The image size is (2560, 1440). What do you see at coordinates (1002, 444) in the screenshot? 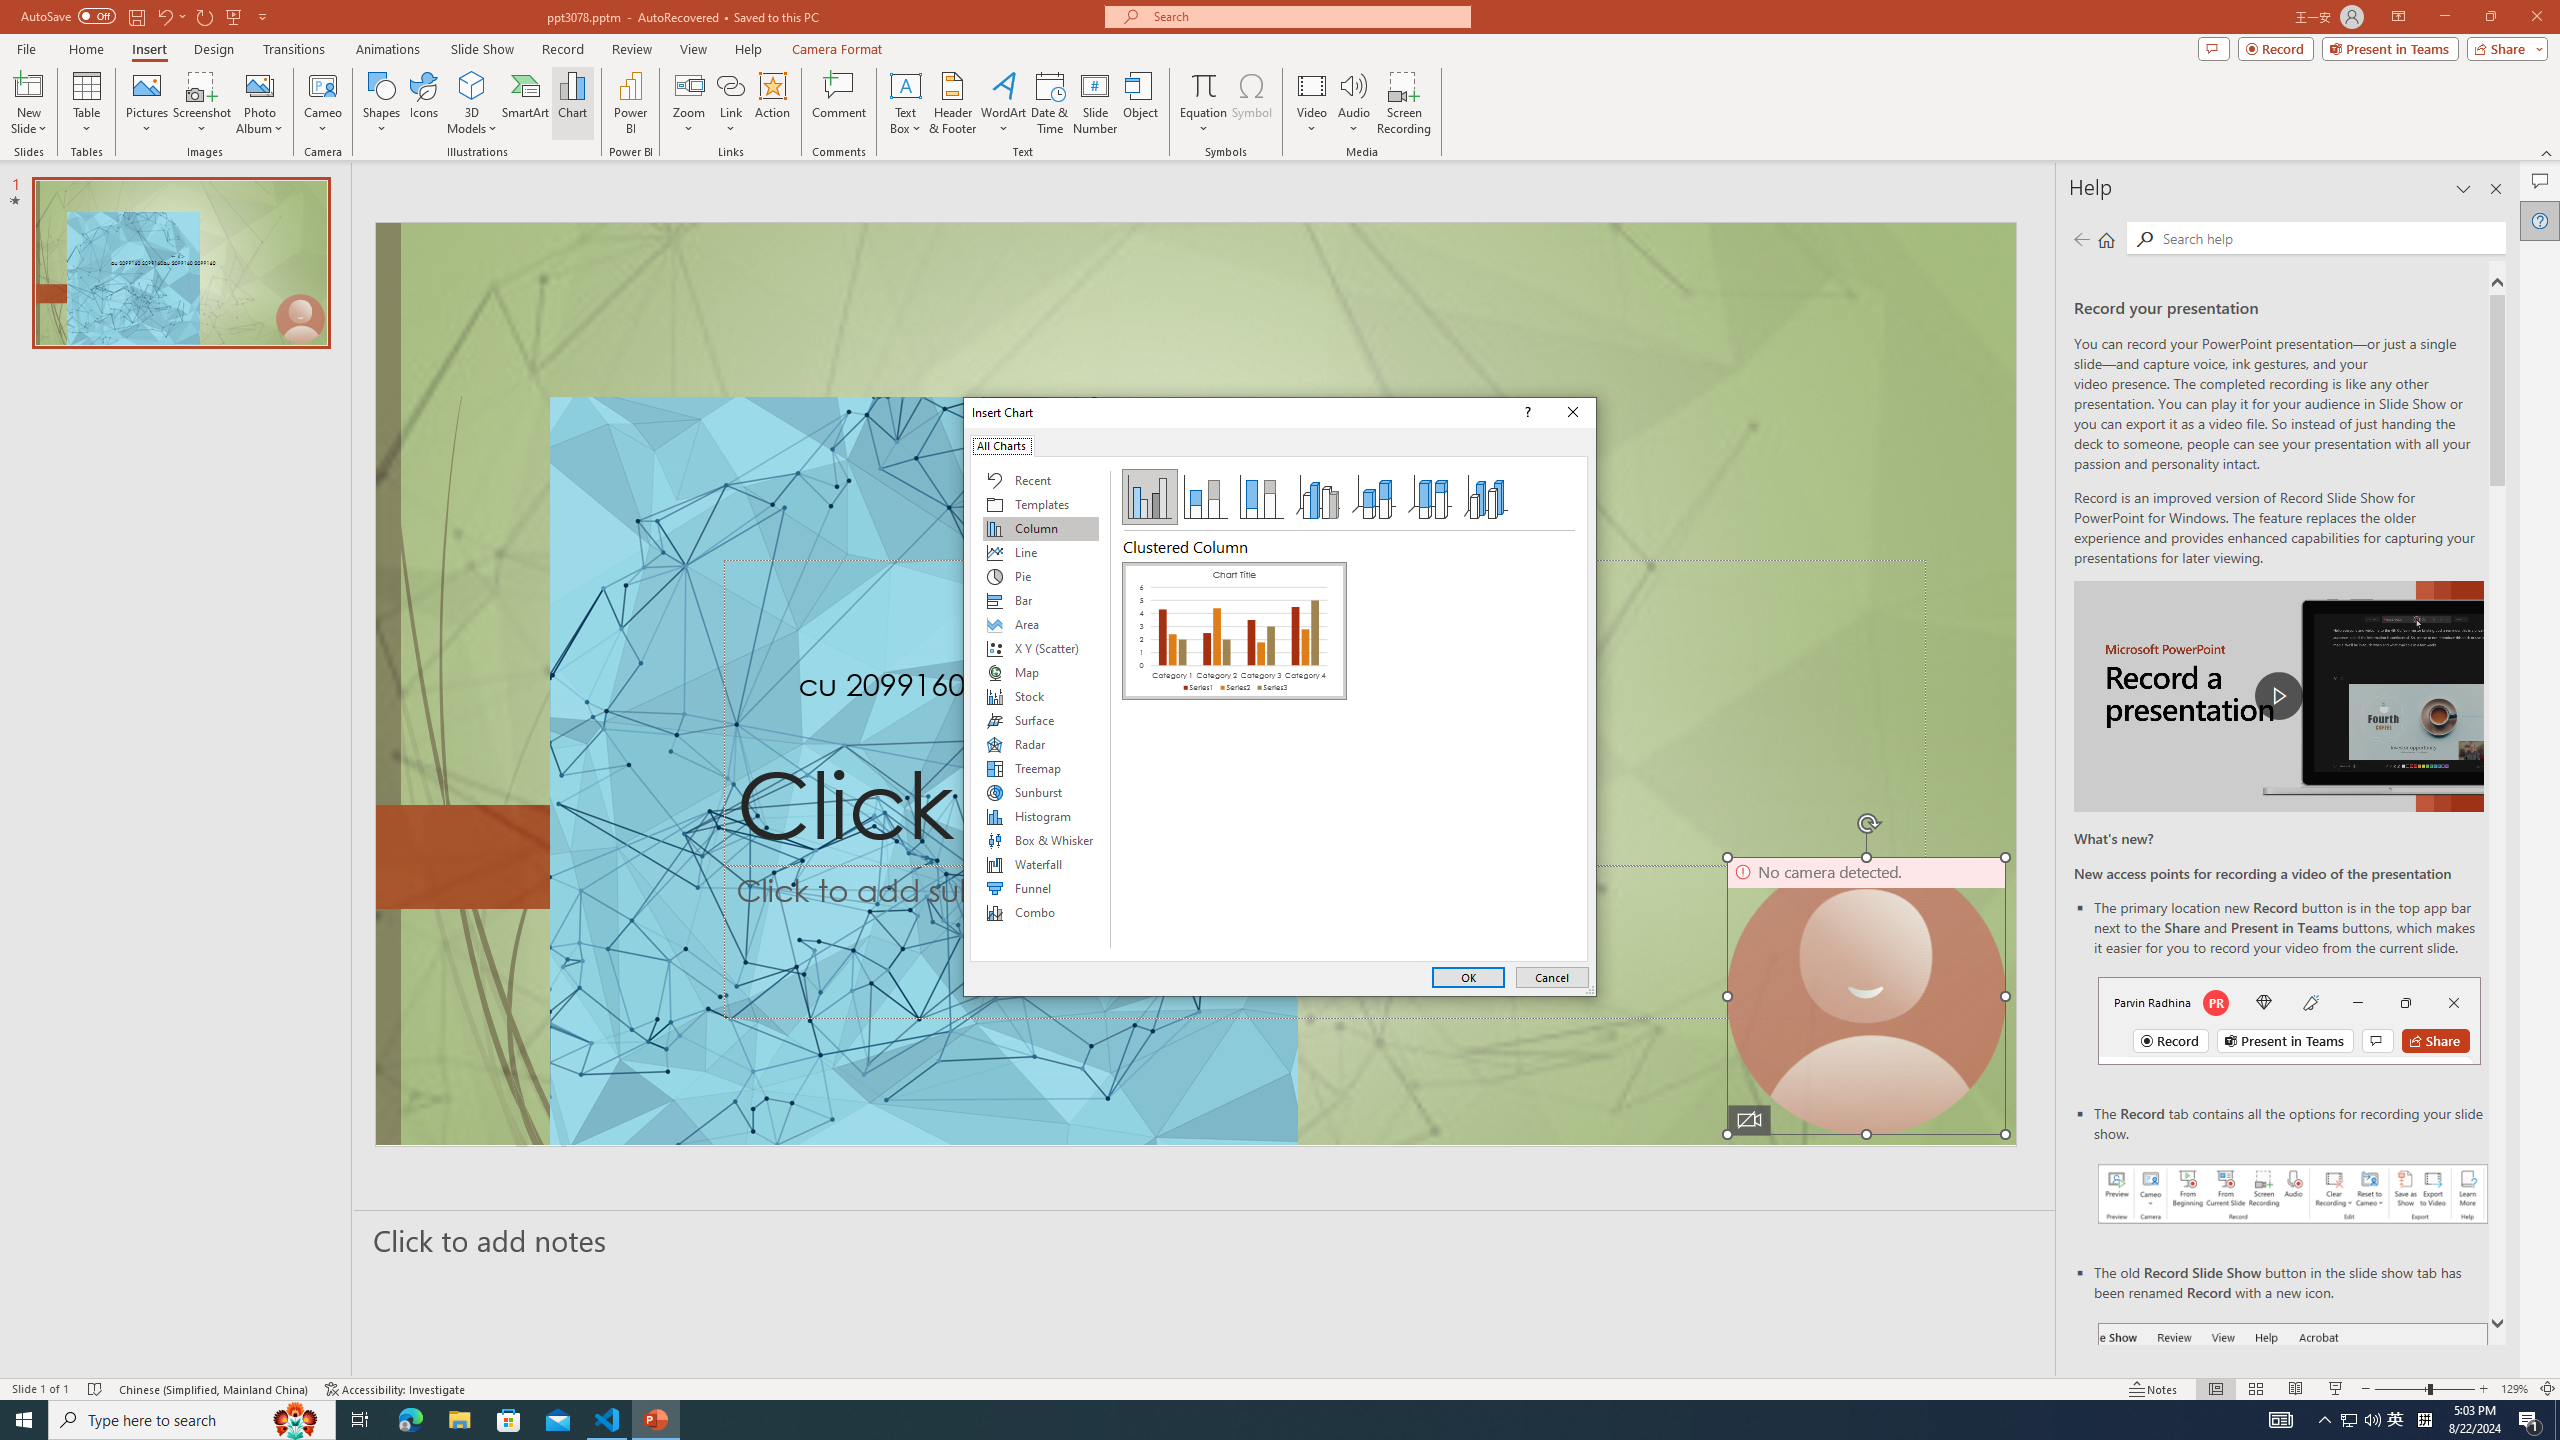
I see `'All Charts'` at bounding box center [1002, 444].